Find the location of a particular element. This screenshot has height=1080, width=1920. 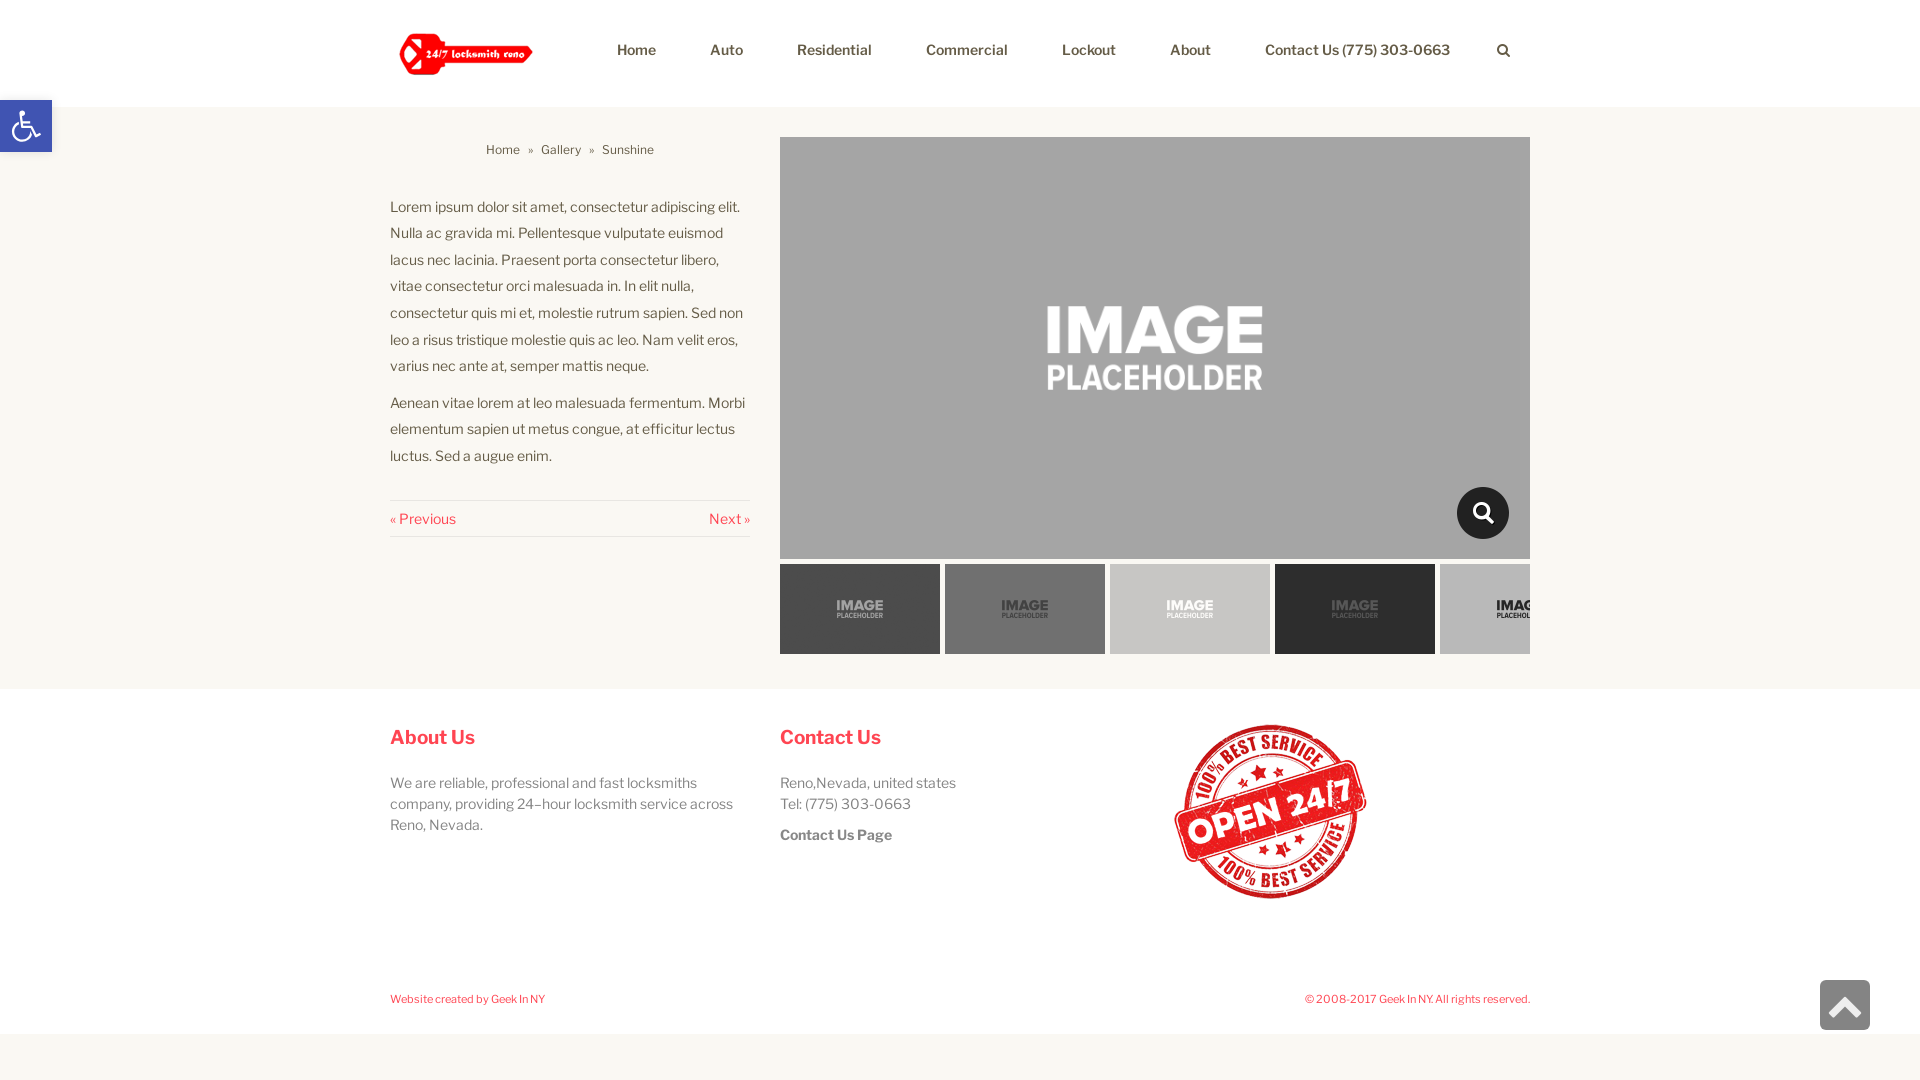

'Contact Us (775) 303-0663' is located at coordinates (1357, 49).